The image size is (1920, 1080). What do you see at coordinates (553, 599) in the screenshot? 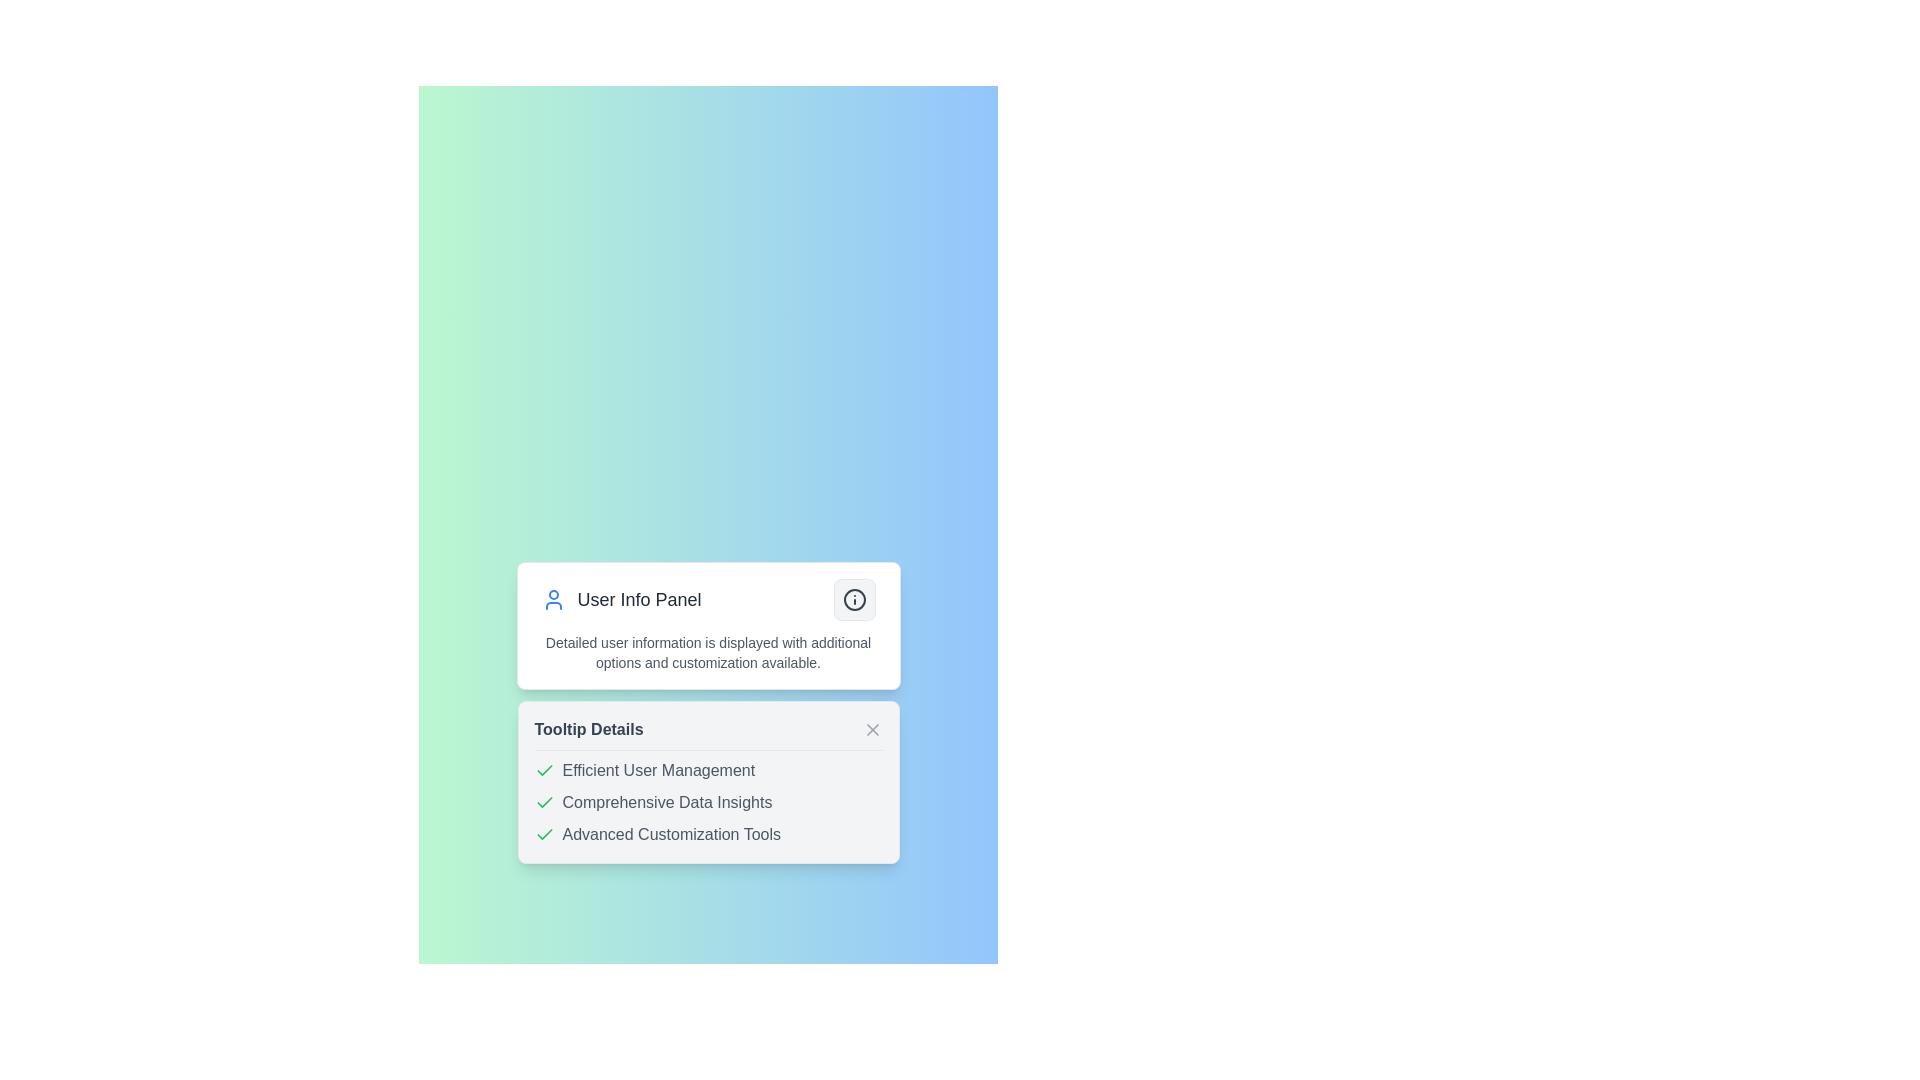
I see `the blue user icon, which is a minimalist outline of a person's head and shoulders, located to the left of the 'User Info Panel' text` at bounding box center [553, 599].